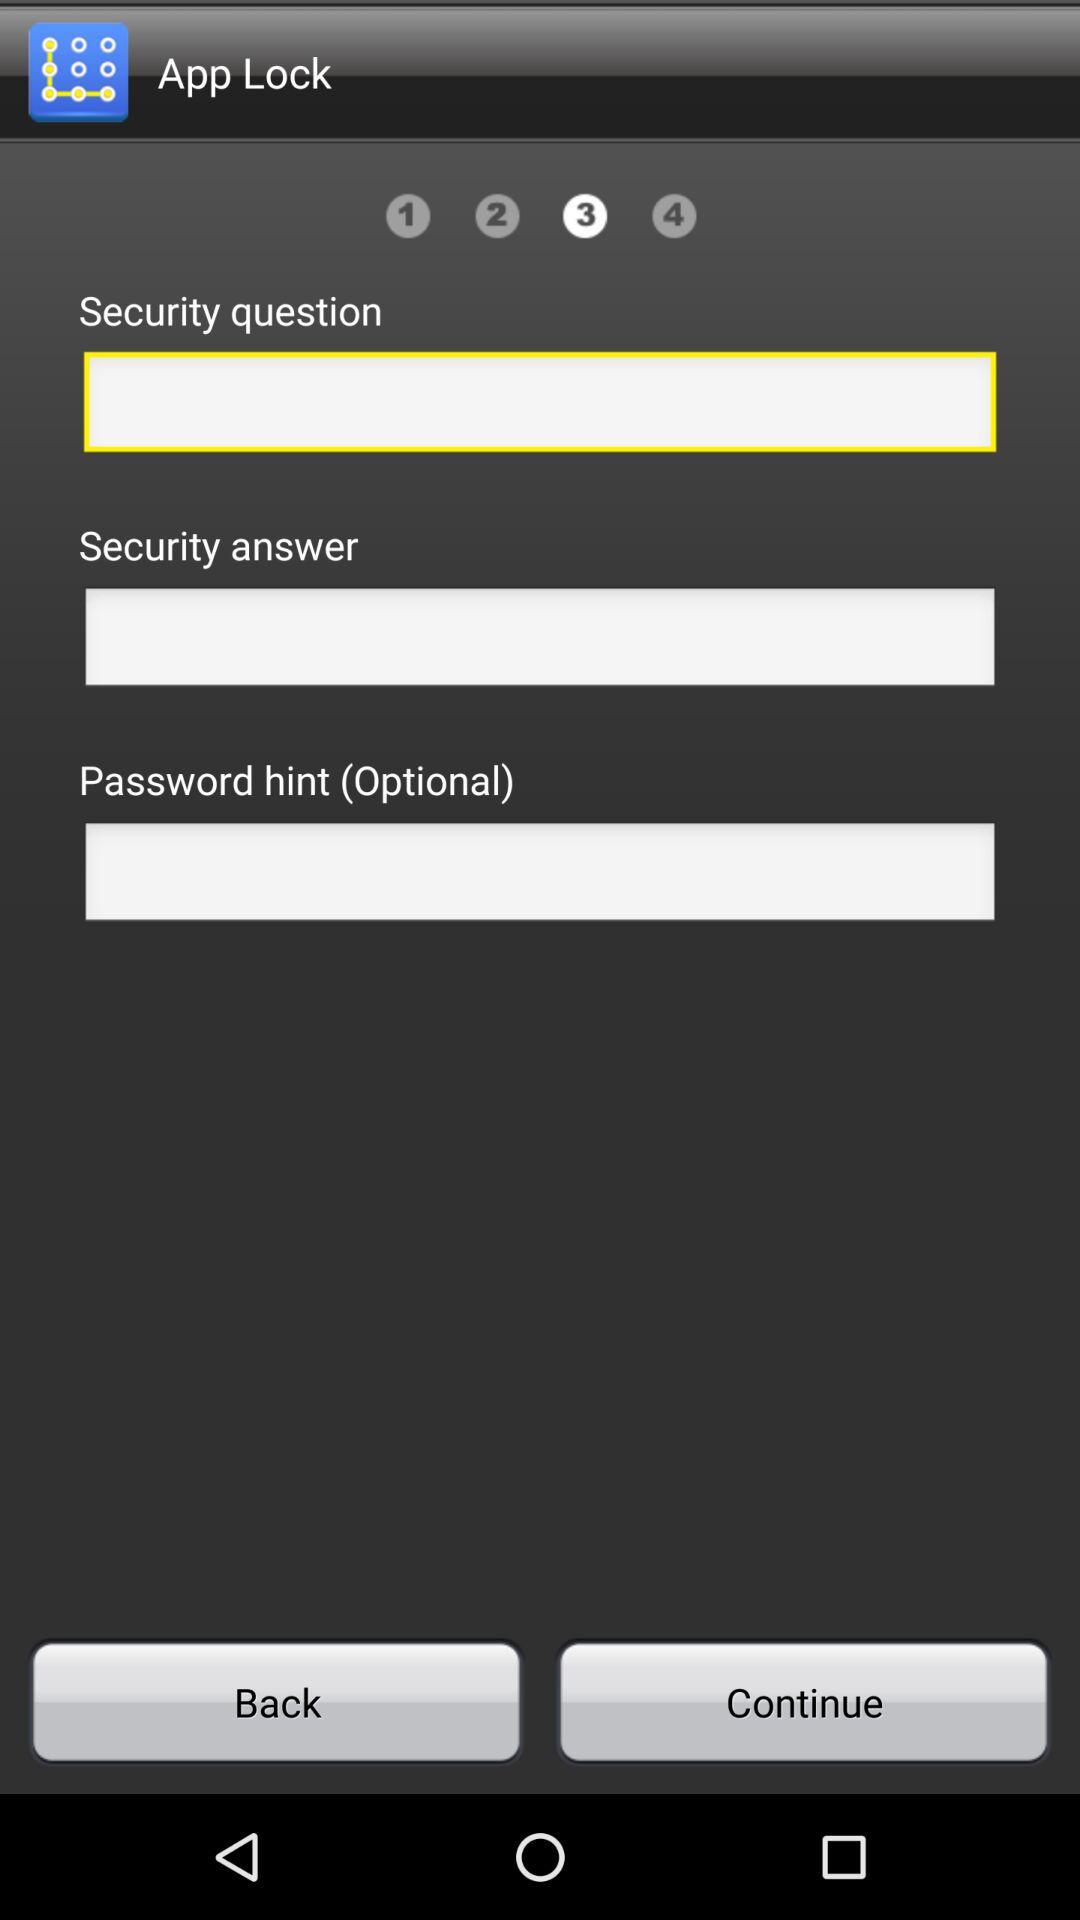 The image size is (1080, 1920). What do you see at coordinates (276, 1701) in the screenshot?
I see `item at the bottom left corner` at bounding box center [276, 1701].